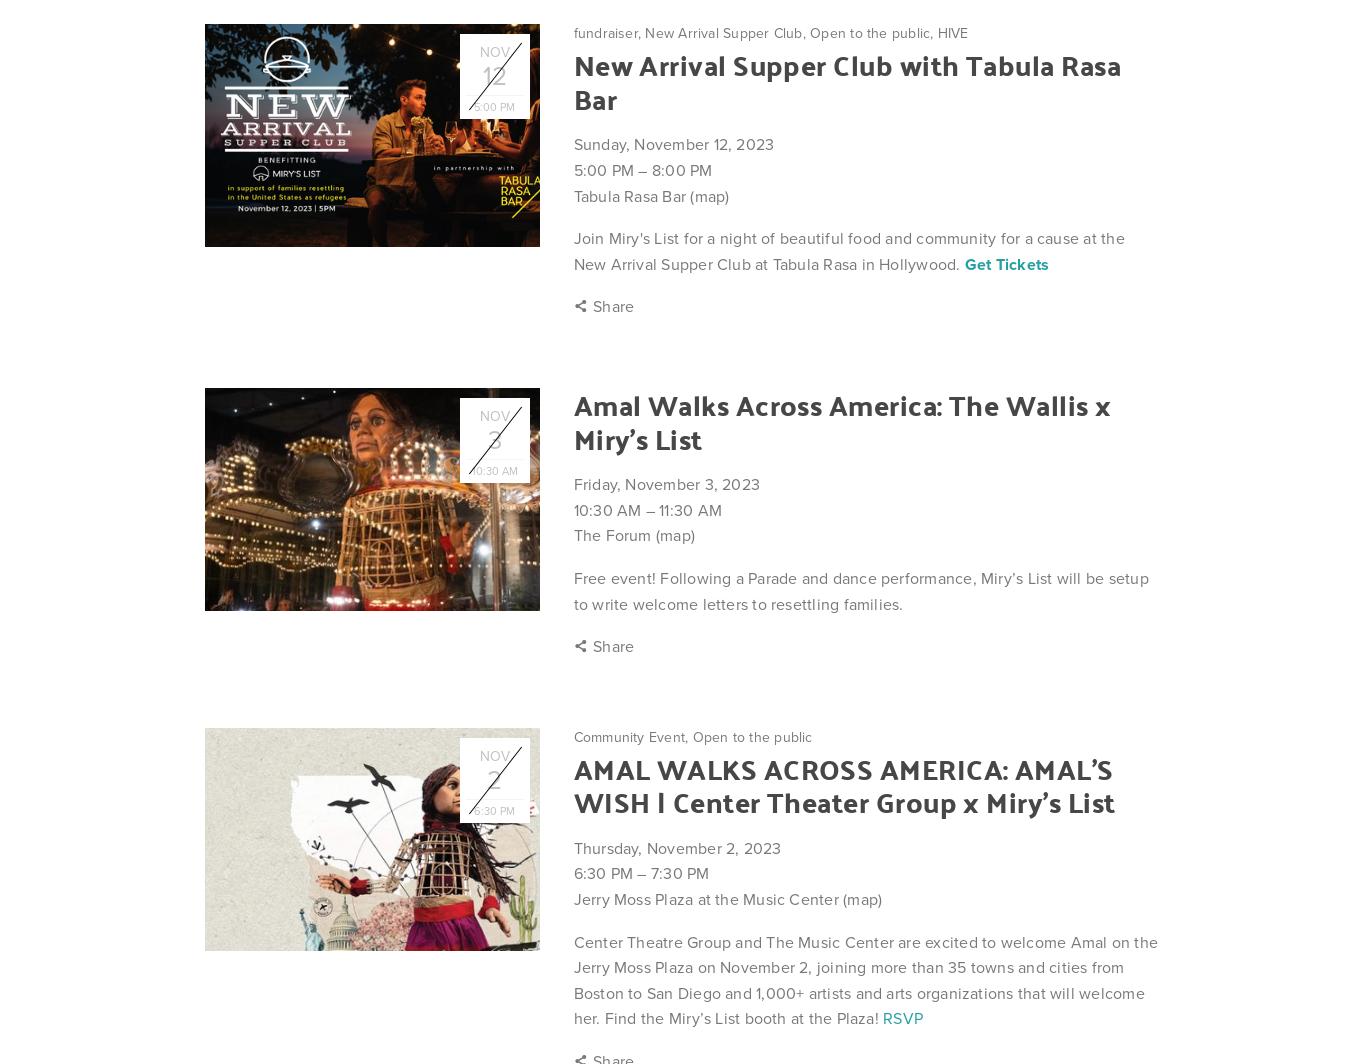  What do you see at coordinates (601, 873) in the screenshot?
I see `'6:30 PM'` at bounding box center [601, 873].